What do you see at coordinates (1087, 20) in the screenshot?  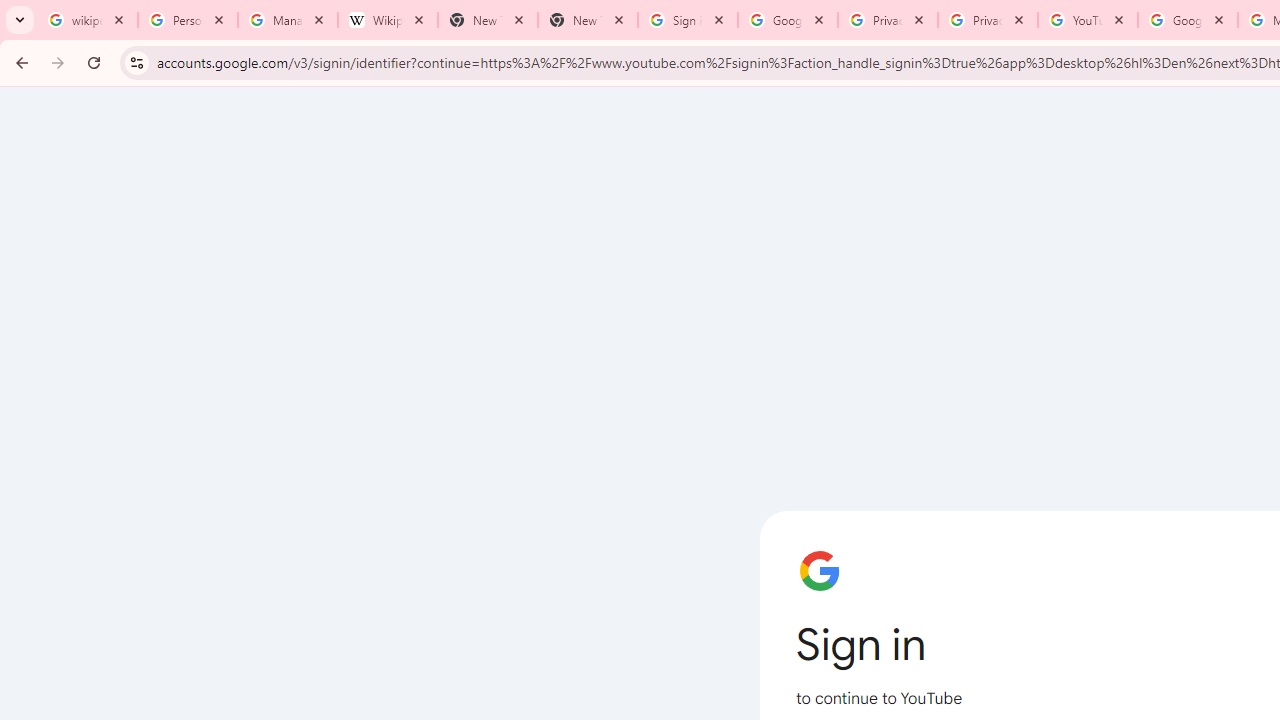 I see `'YouTube'` at bounding box center [1087, 20].